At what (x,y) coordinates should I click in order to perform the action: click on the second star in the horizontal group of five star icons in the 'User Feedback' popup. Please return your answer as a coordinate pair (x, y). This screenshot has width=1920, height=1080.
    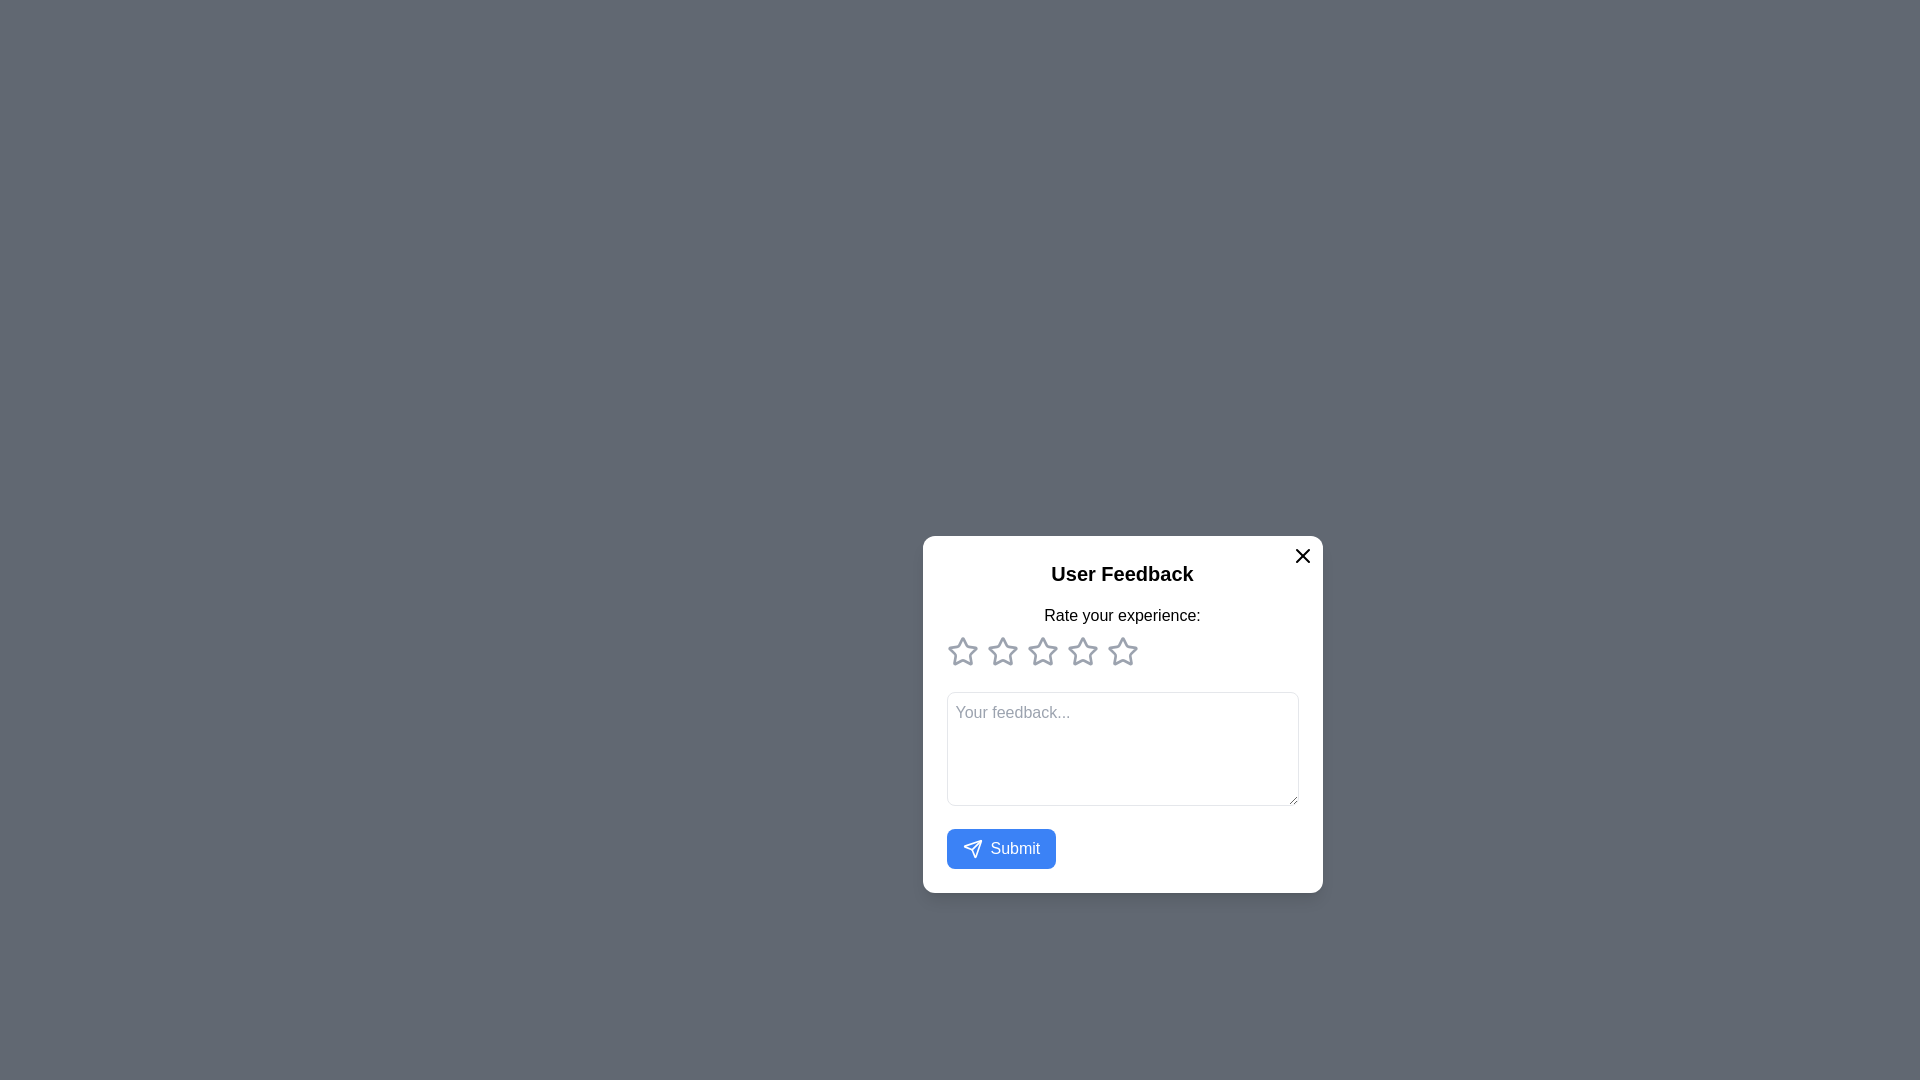
    Looking at the image, I should click on (1041, 650).